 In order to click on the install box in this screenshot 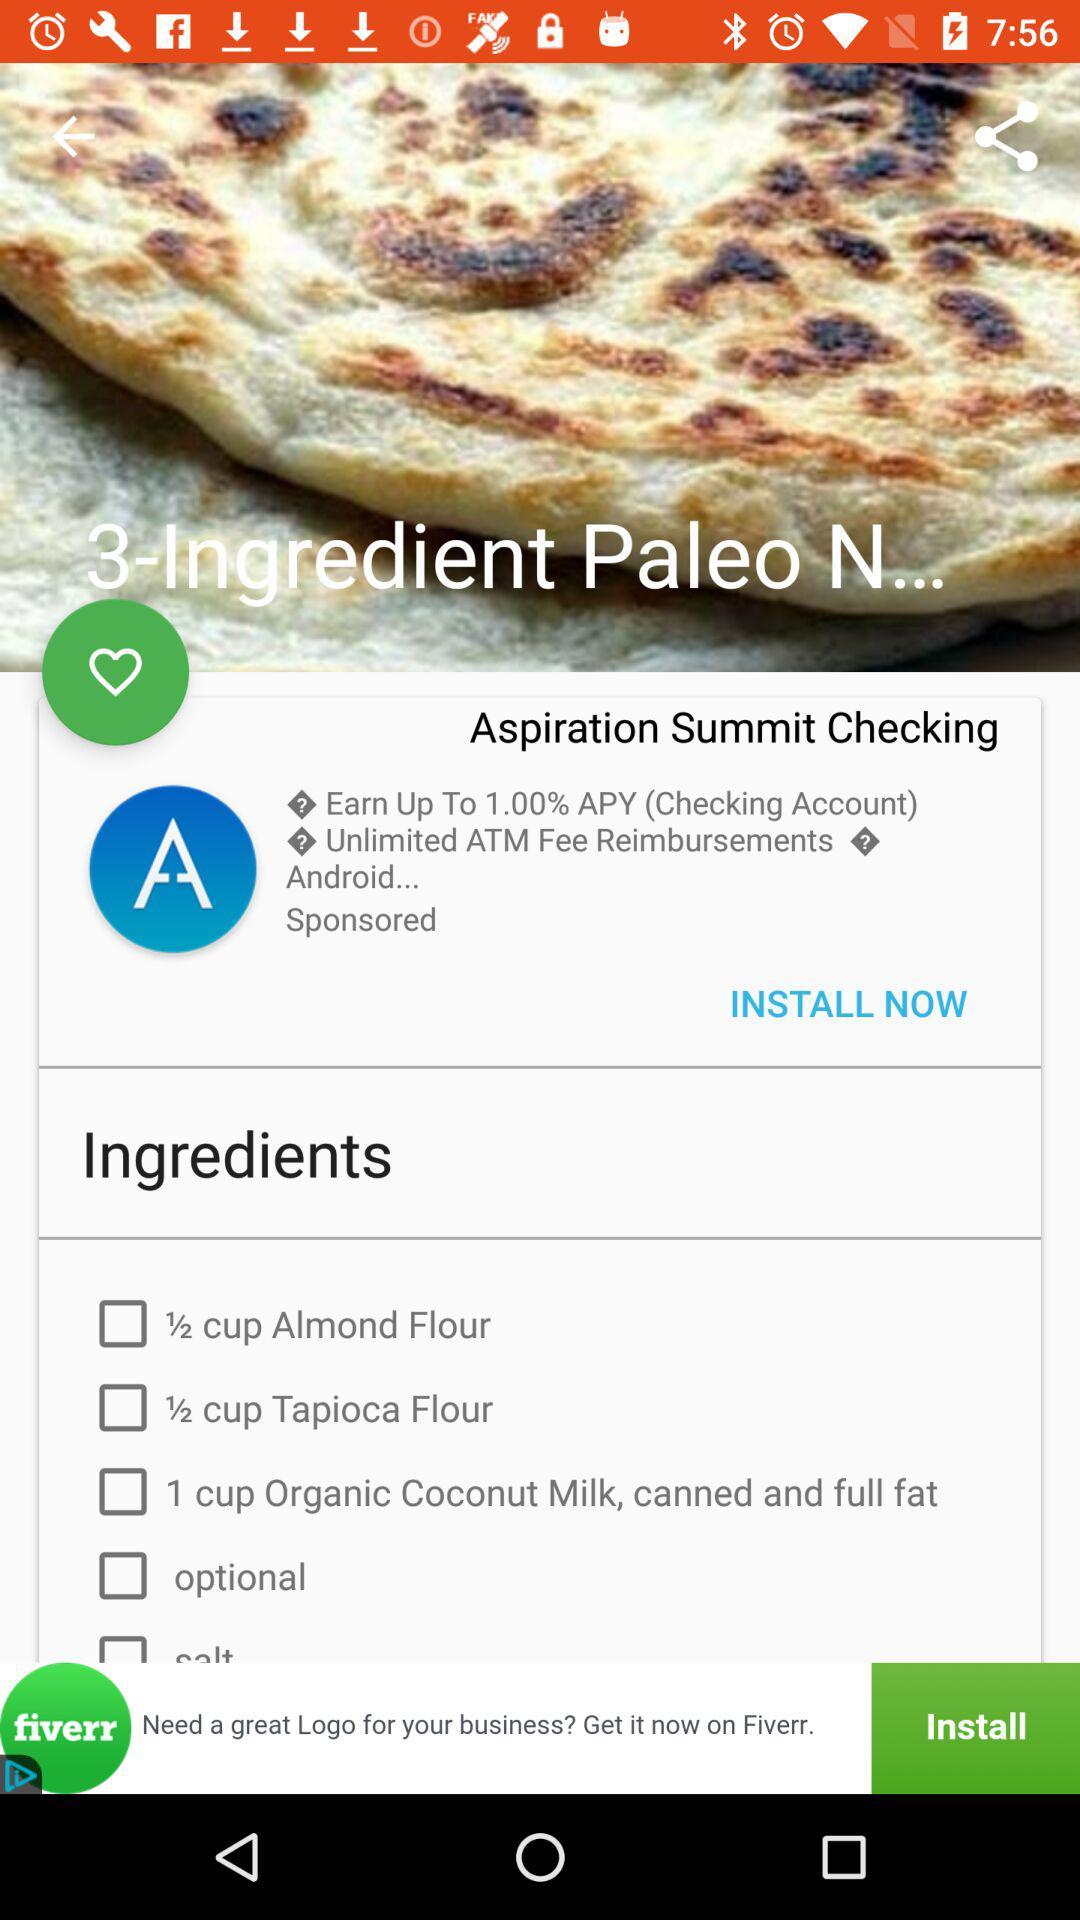, I will do `click(540, 1727)`.